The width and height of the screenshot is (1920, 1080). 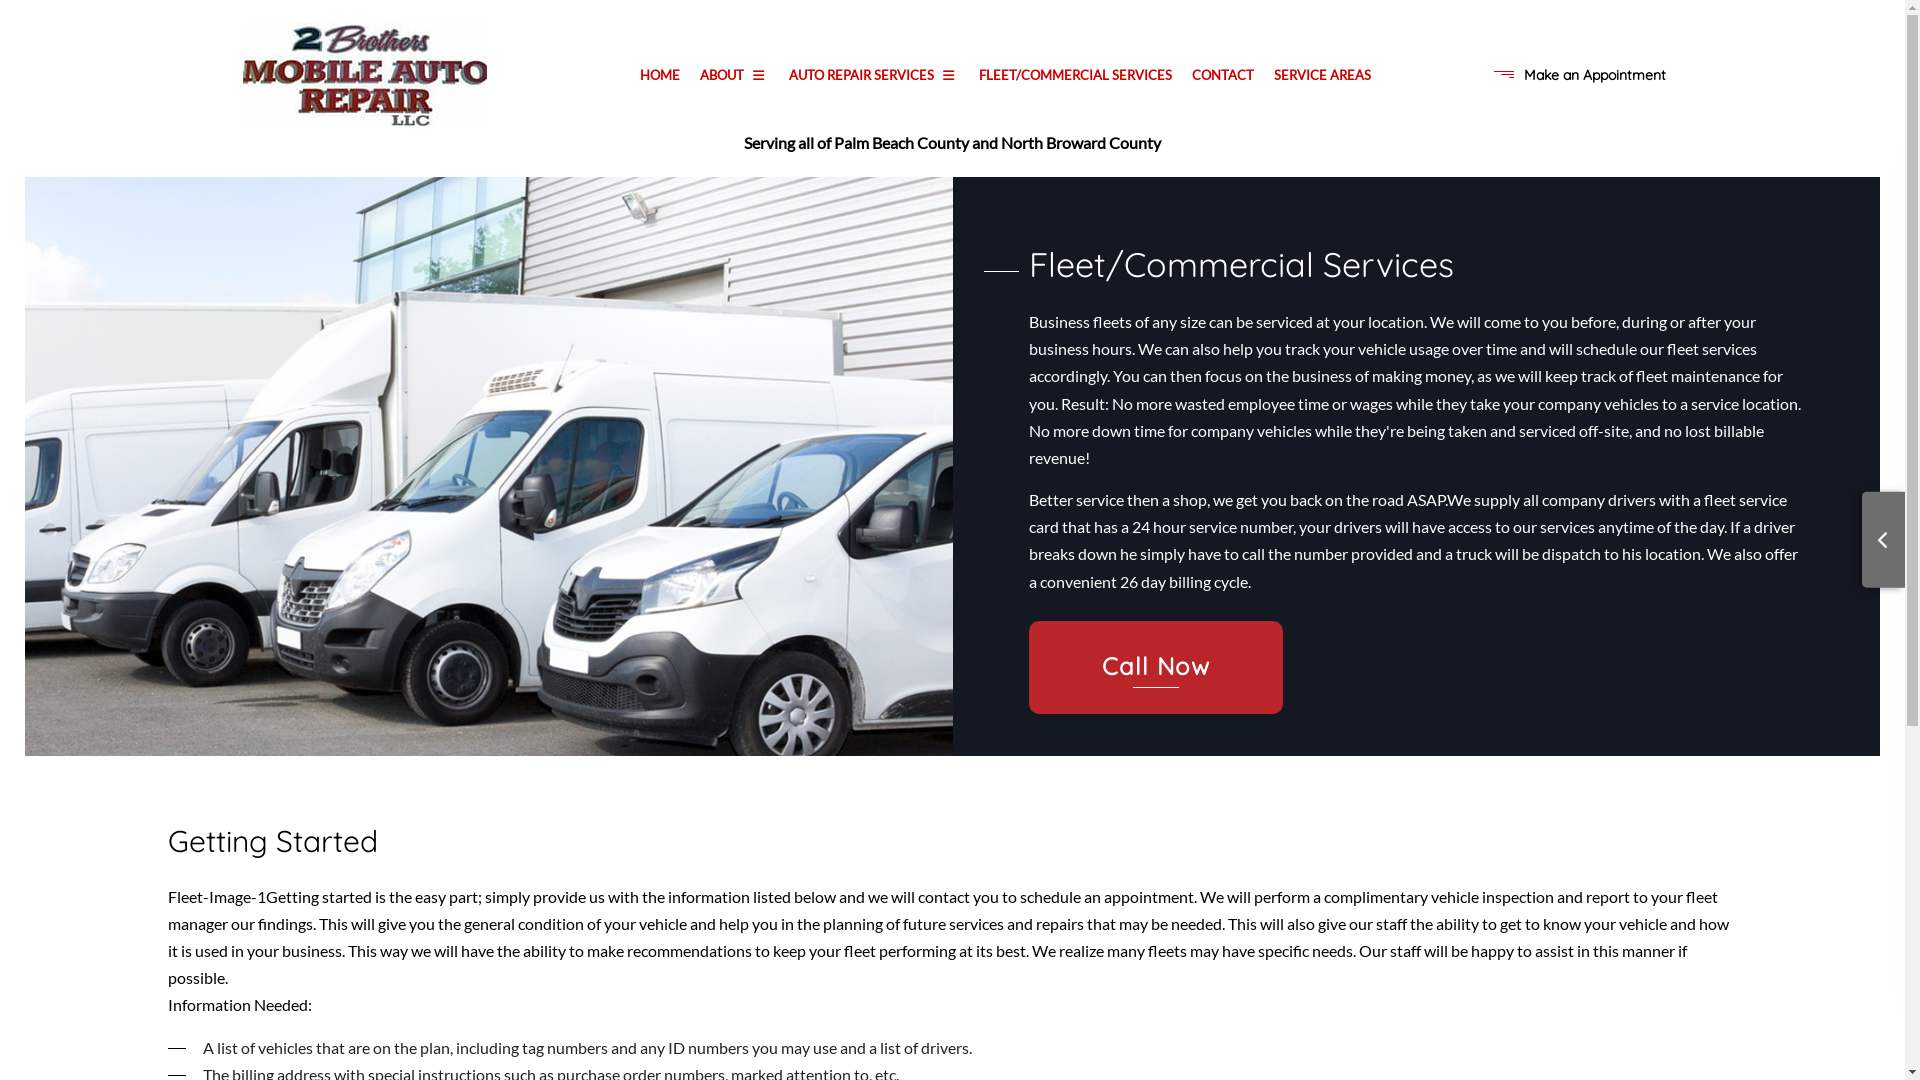 I want to click on 'CONTACT', so click(x=1222, y=74).